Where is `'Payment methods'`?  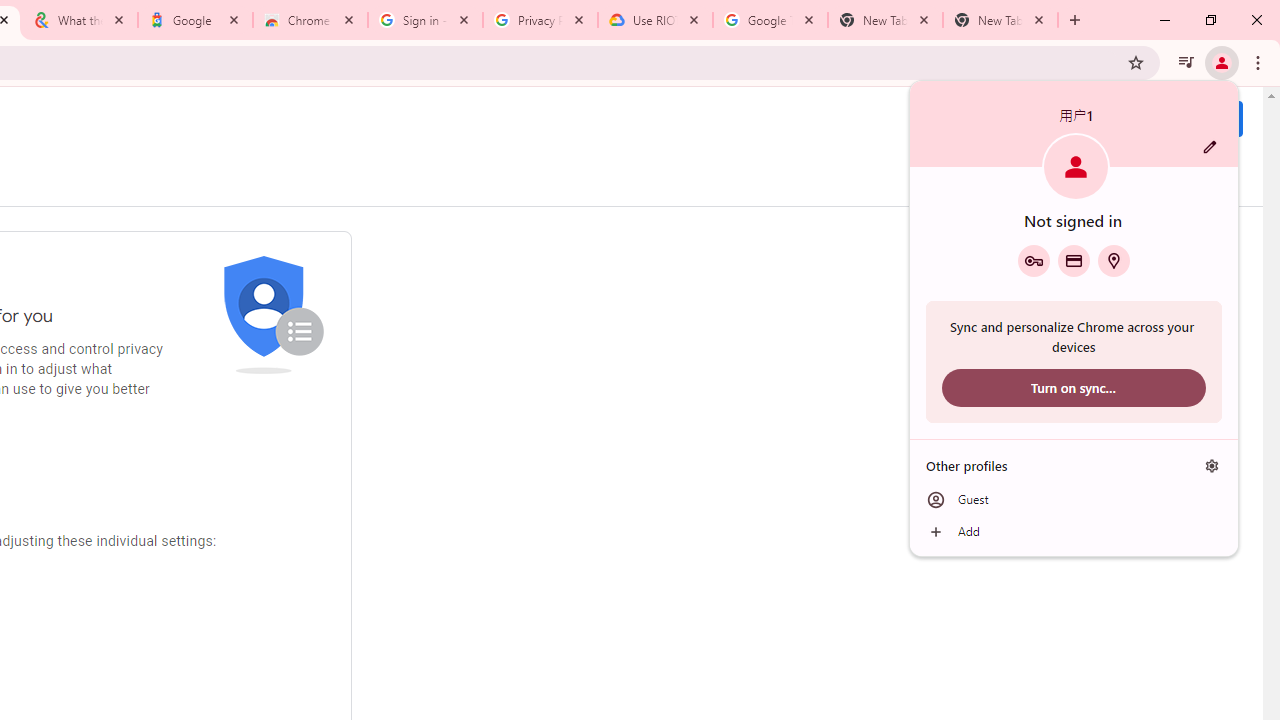
'Payment methods' is located at coordinates (1073, 260).